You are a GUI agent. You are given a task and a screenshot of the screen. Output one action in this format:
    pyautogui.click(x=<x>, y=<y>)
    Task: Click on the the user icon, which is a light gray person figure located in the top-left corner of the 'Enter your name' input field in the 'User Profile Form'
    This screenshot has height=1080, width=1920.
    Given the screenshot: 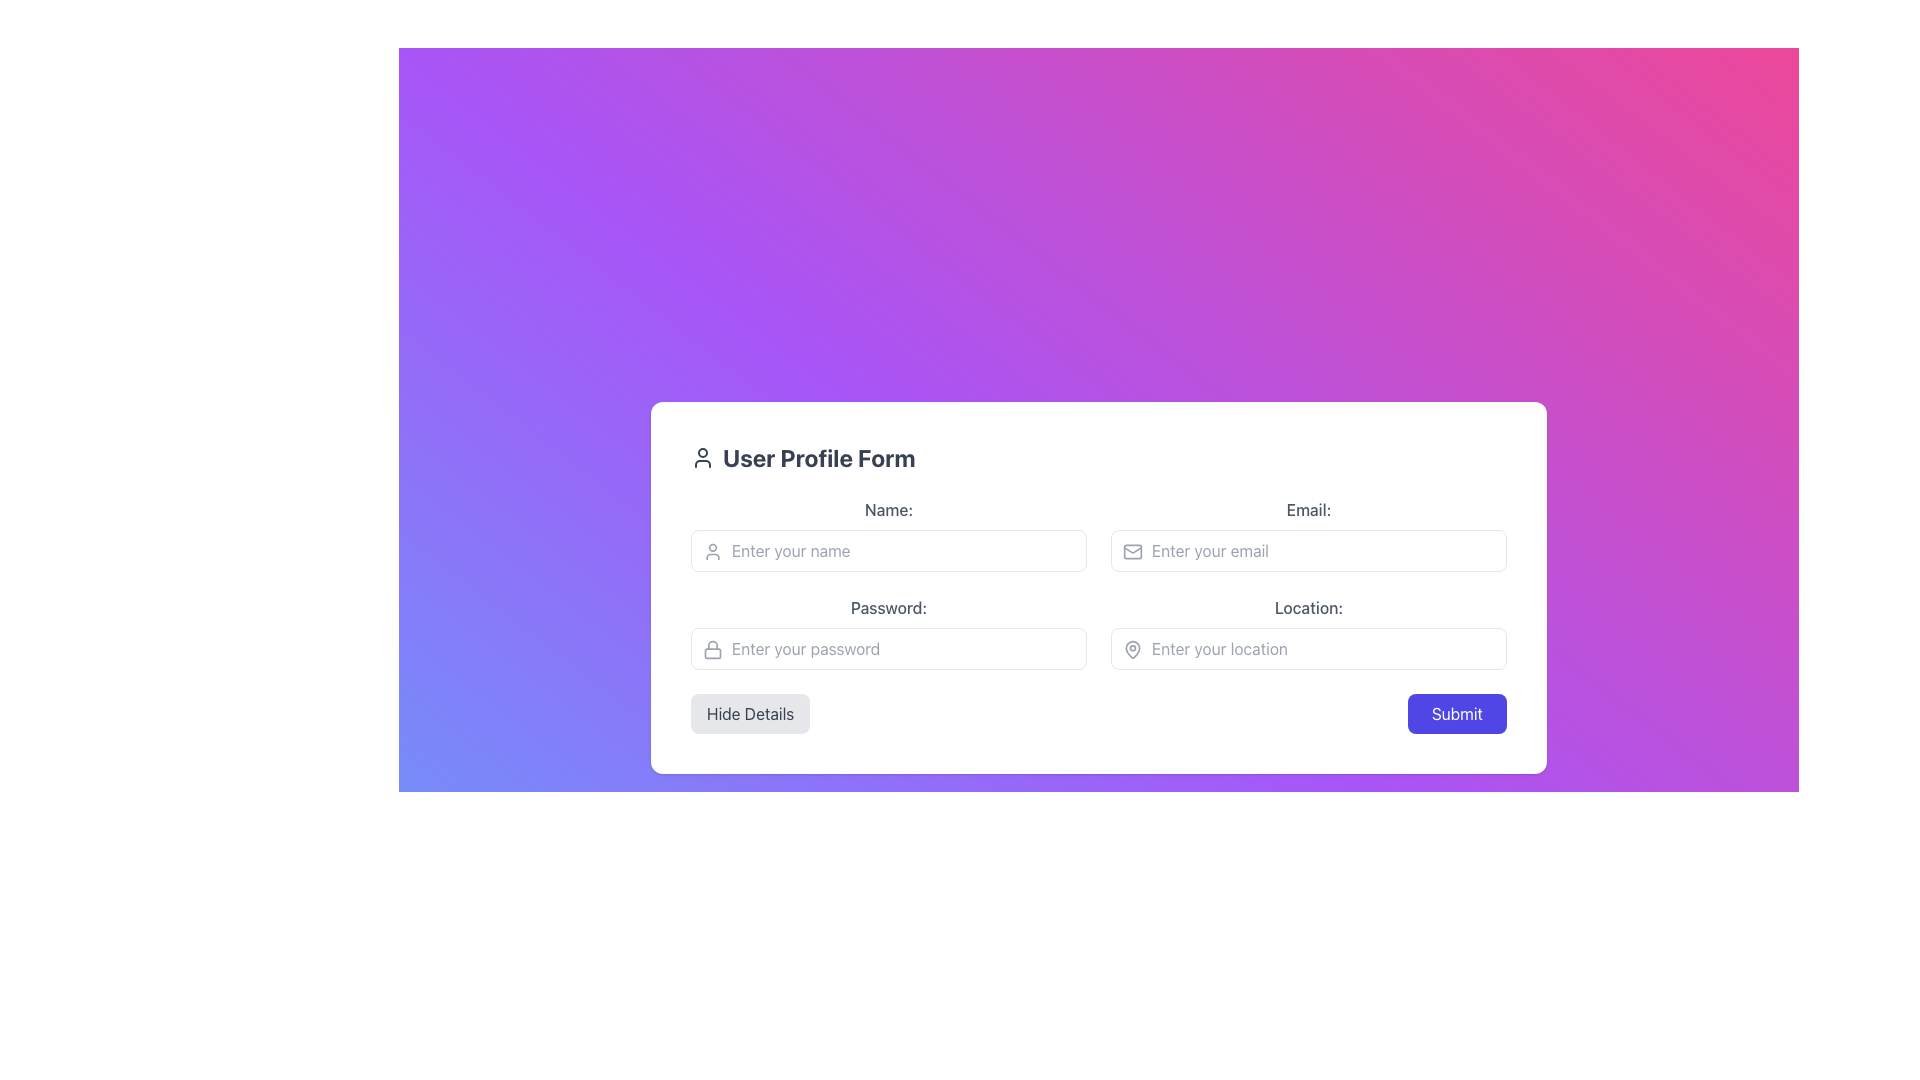 What is the action you would take?
    pyautogui.click(x=713, y=551)
    